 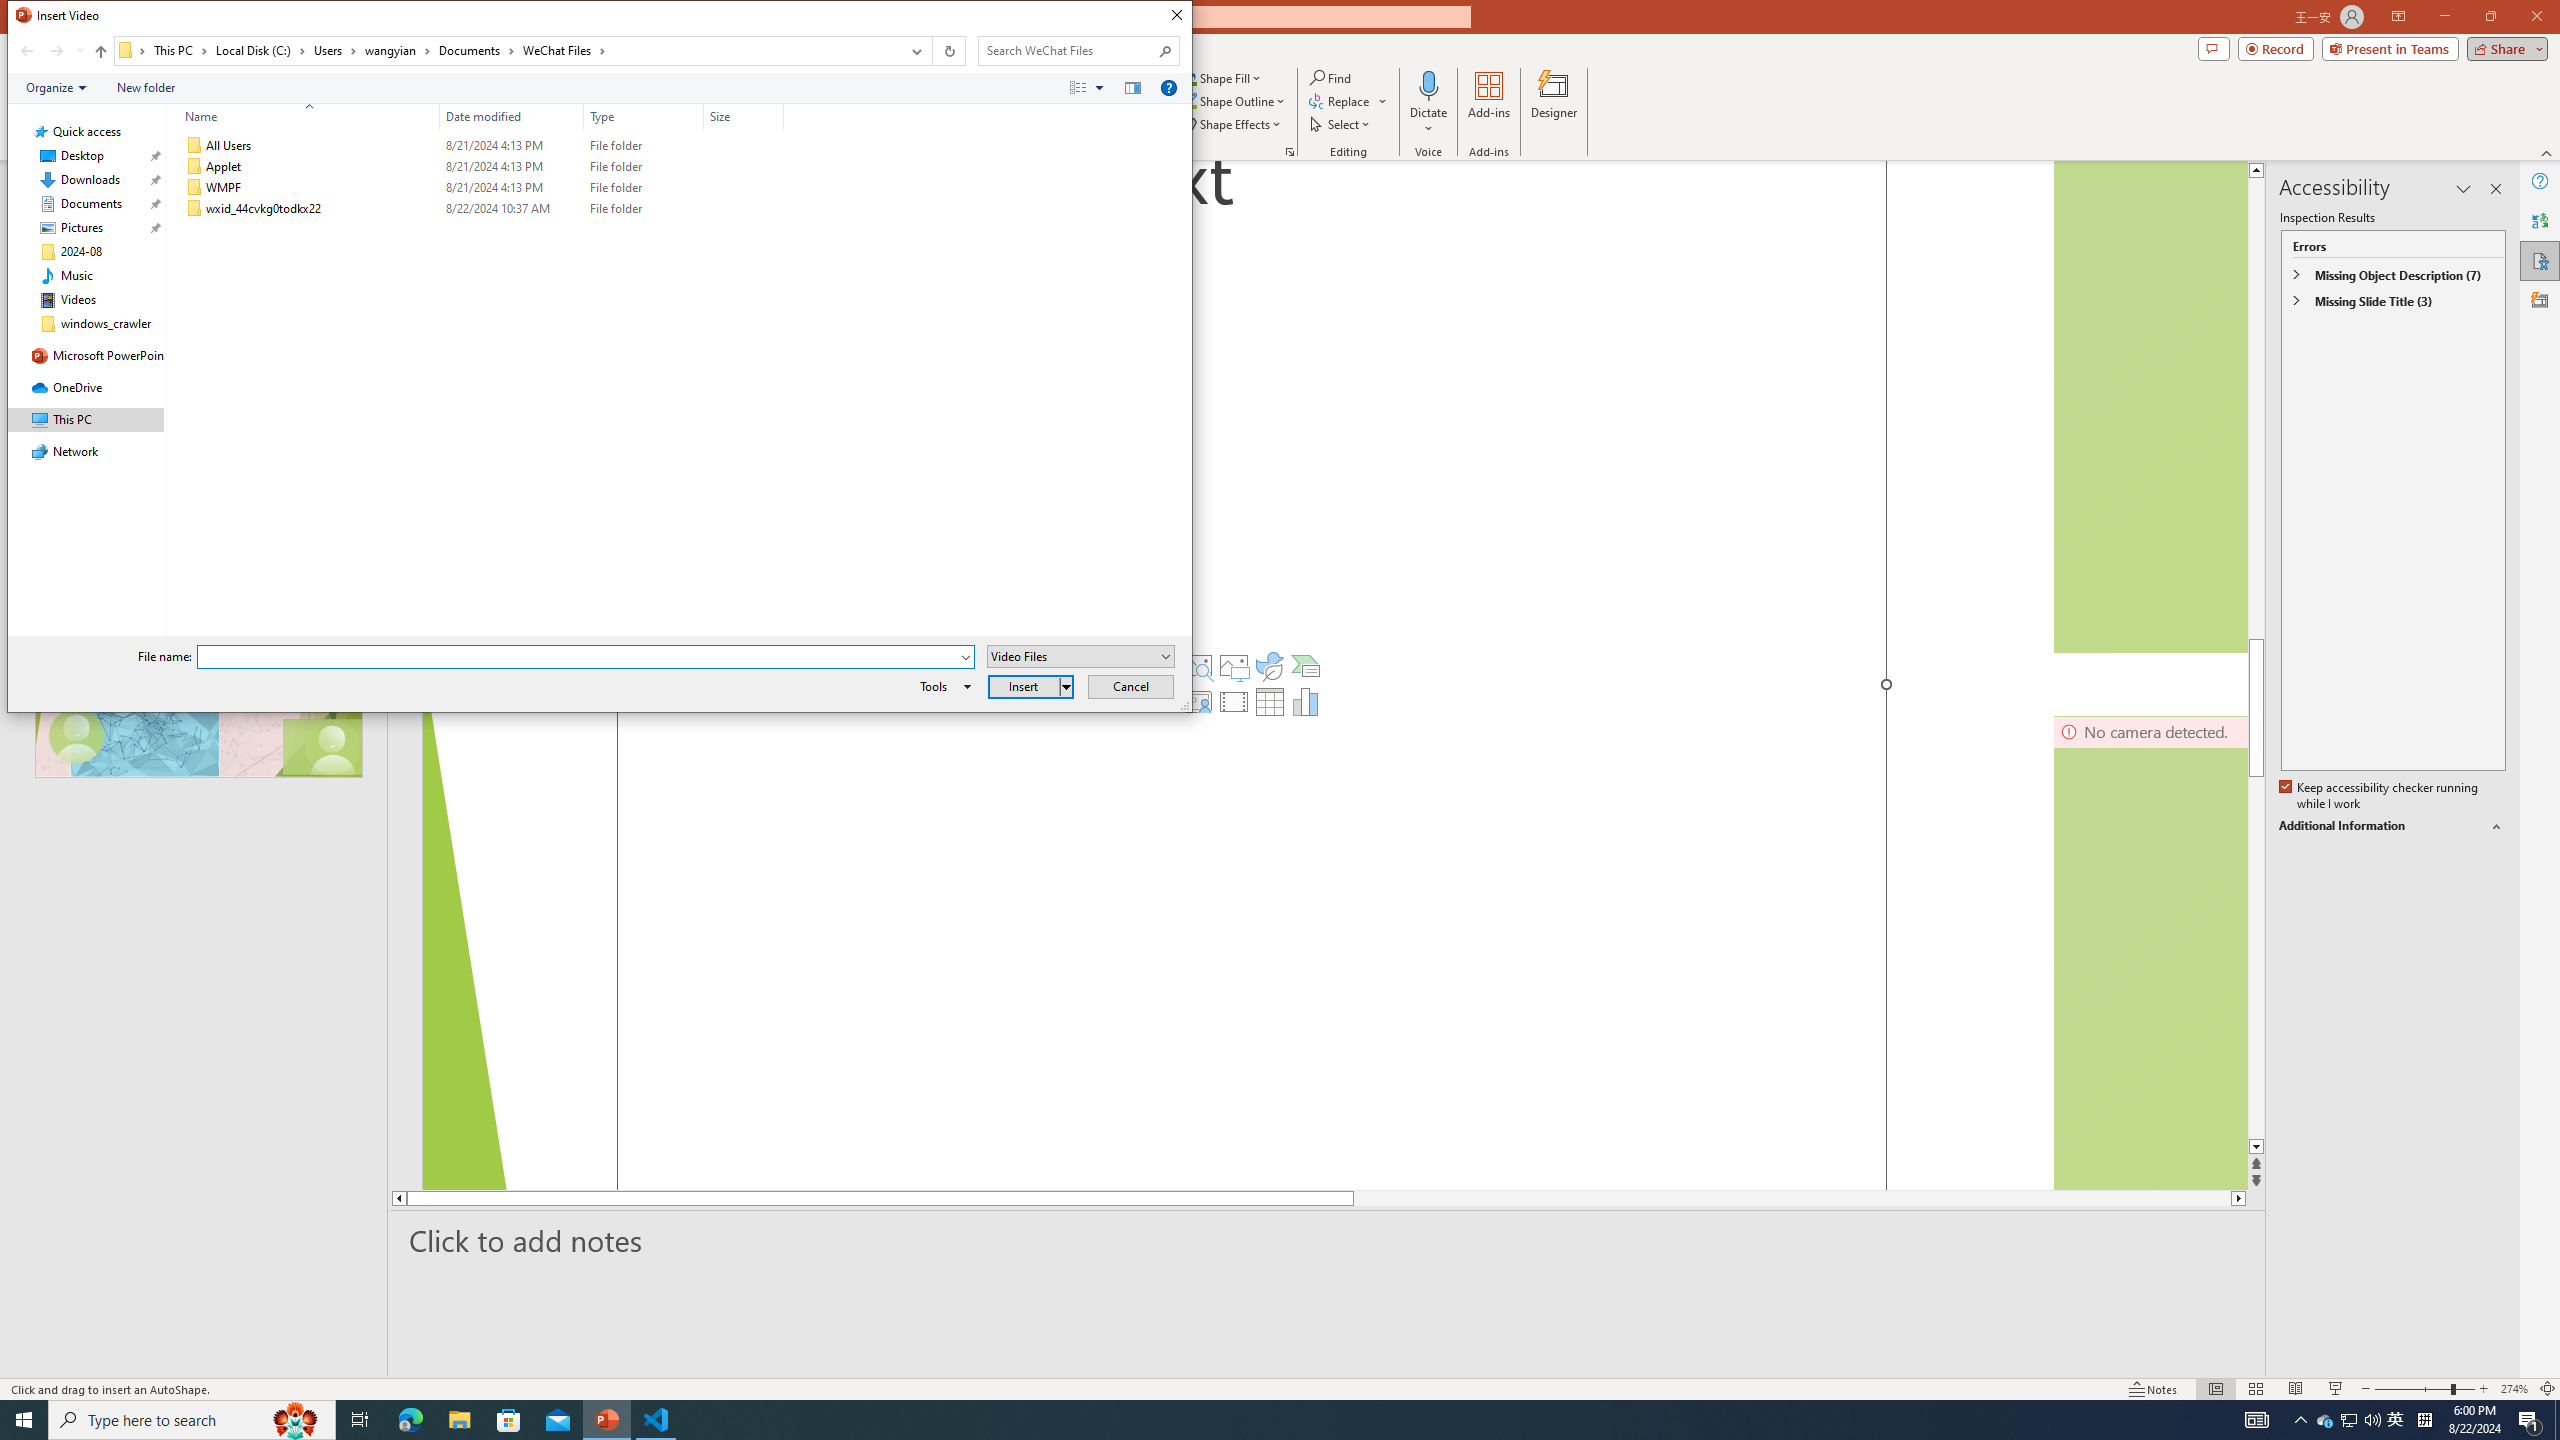 I want to click on 'Preview pane', so click(x=1132, y=87).